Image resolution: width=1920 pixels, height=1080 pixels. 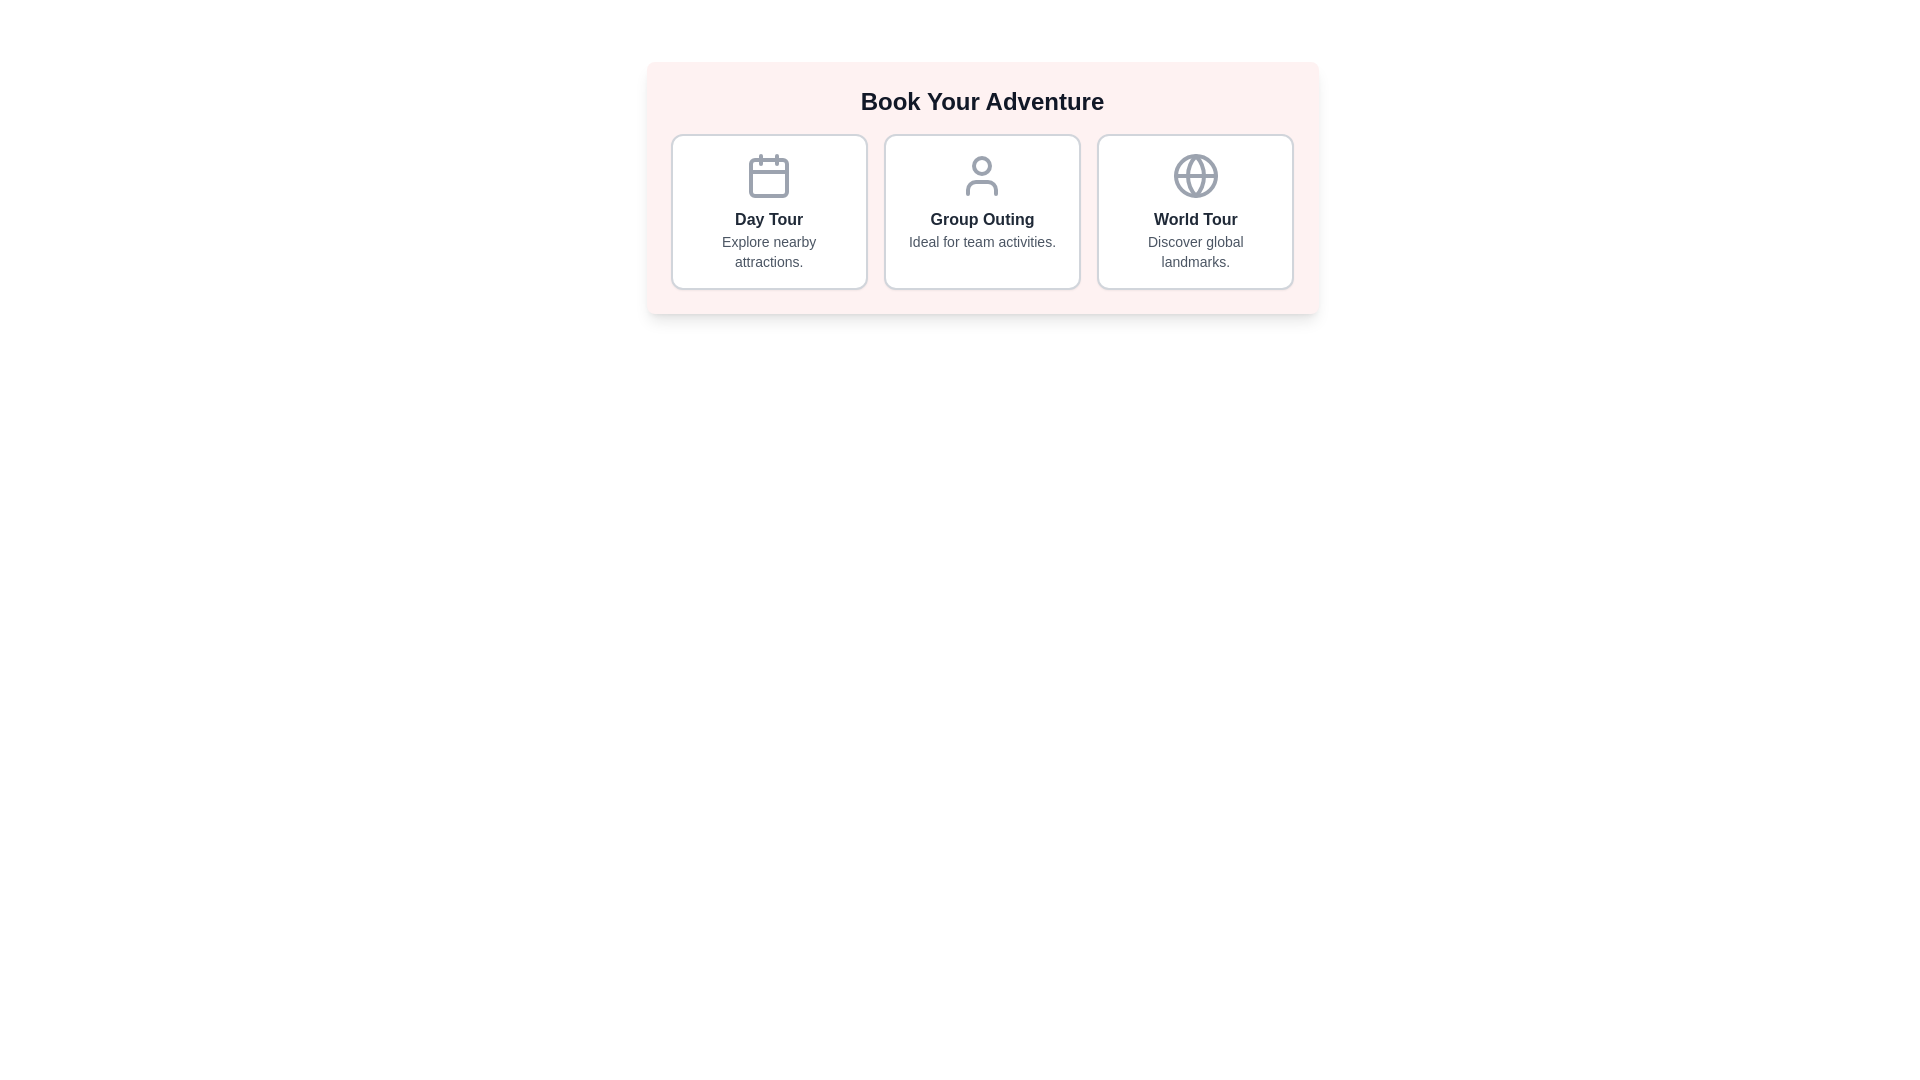 I want to click on text segment that describes the 'Day Tour' option, located in the first column of a three-column grid, below a calendar icon, so click(x=768, y=238).